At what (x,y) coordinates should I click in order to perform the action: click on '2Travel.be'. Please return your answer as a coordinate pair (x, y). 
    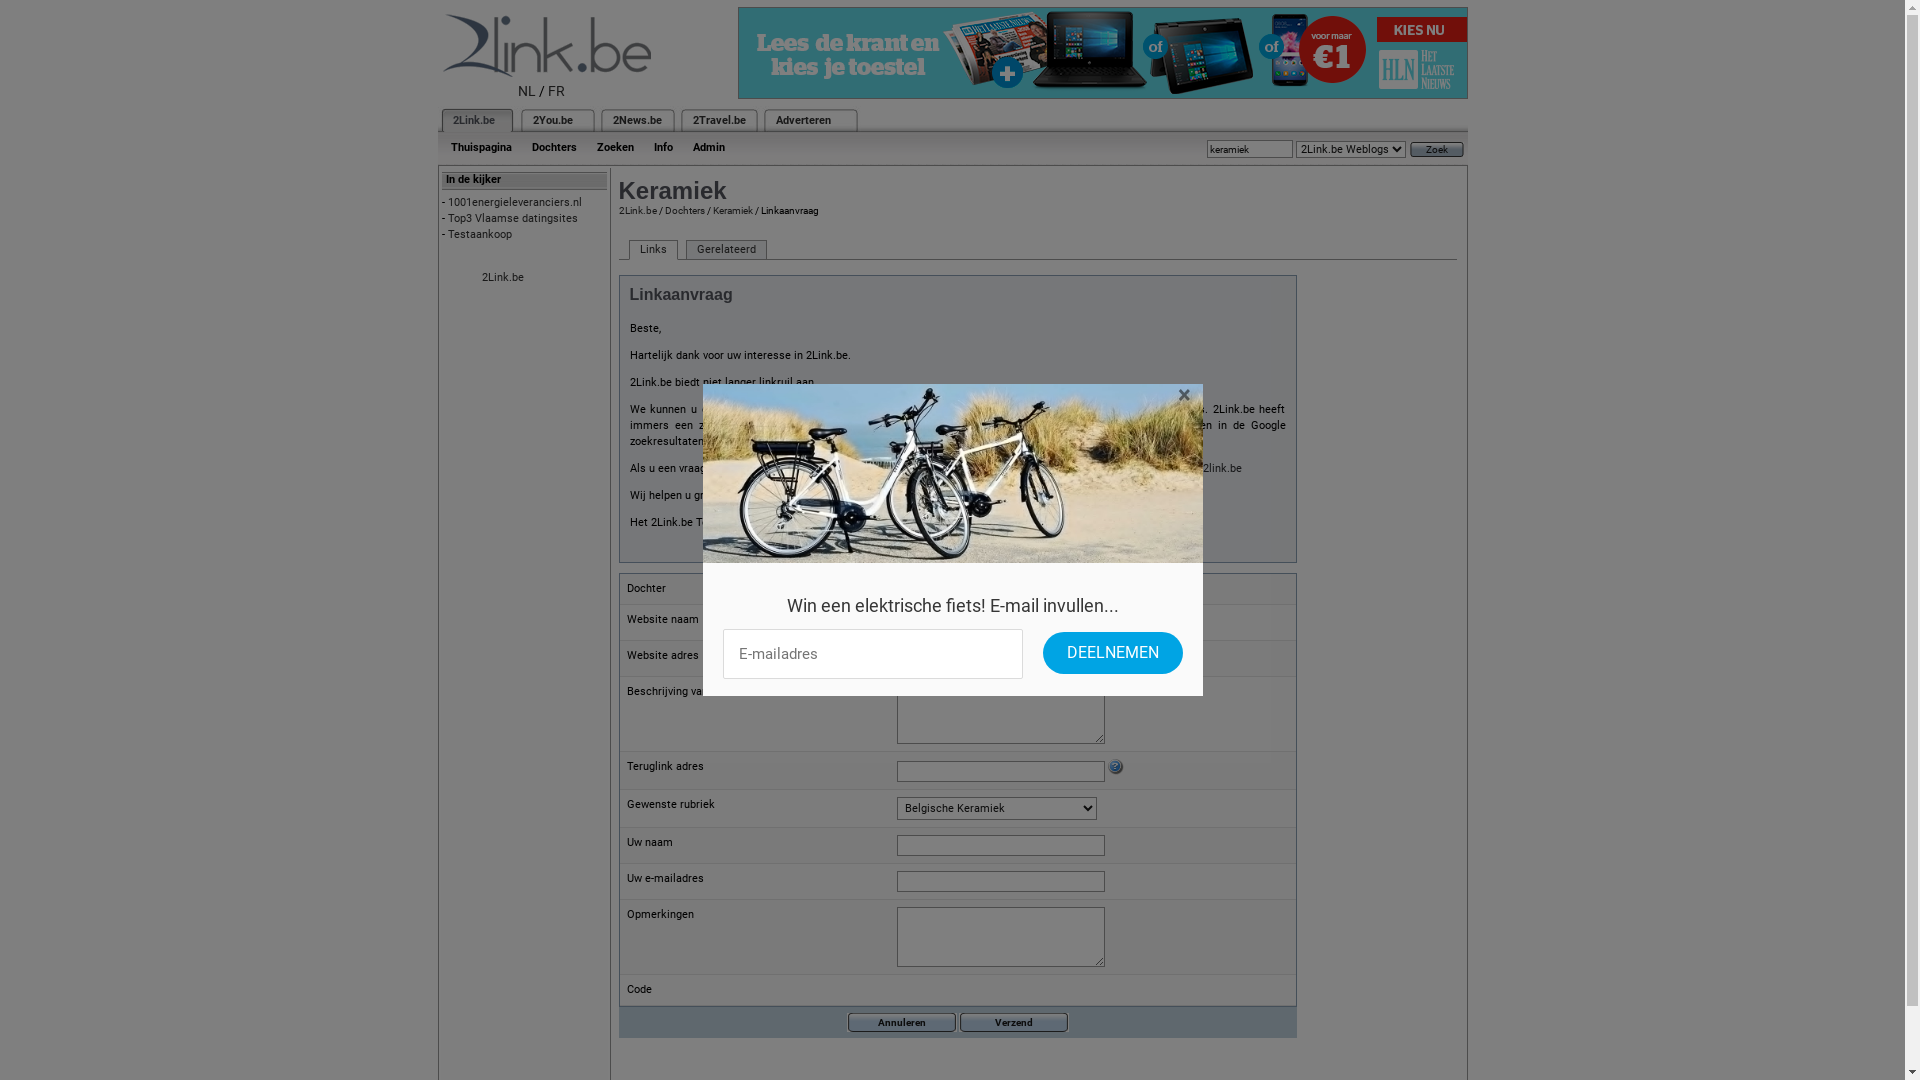
    Looking at the image, I should click on (718, 120).